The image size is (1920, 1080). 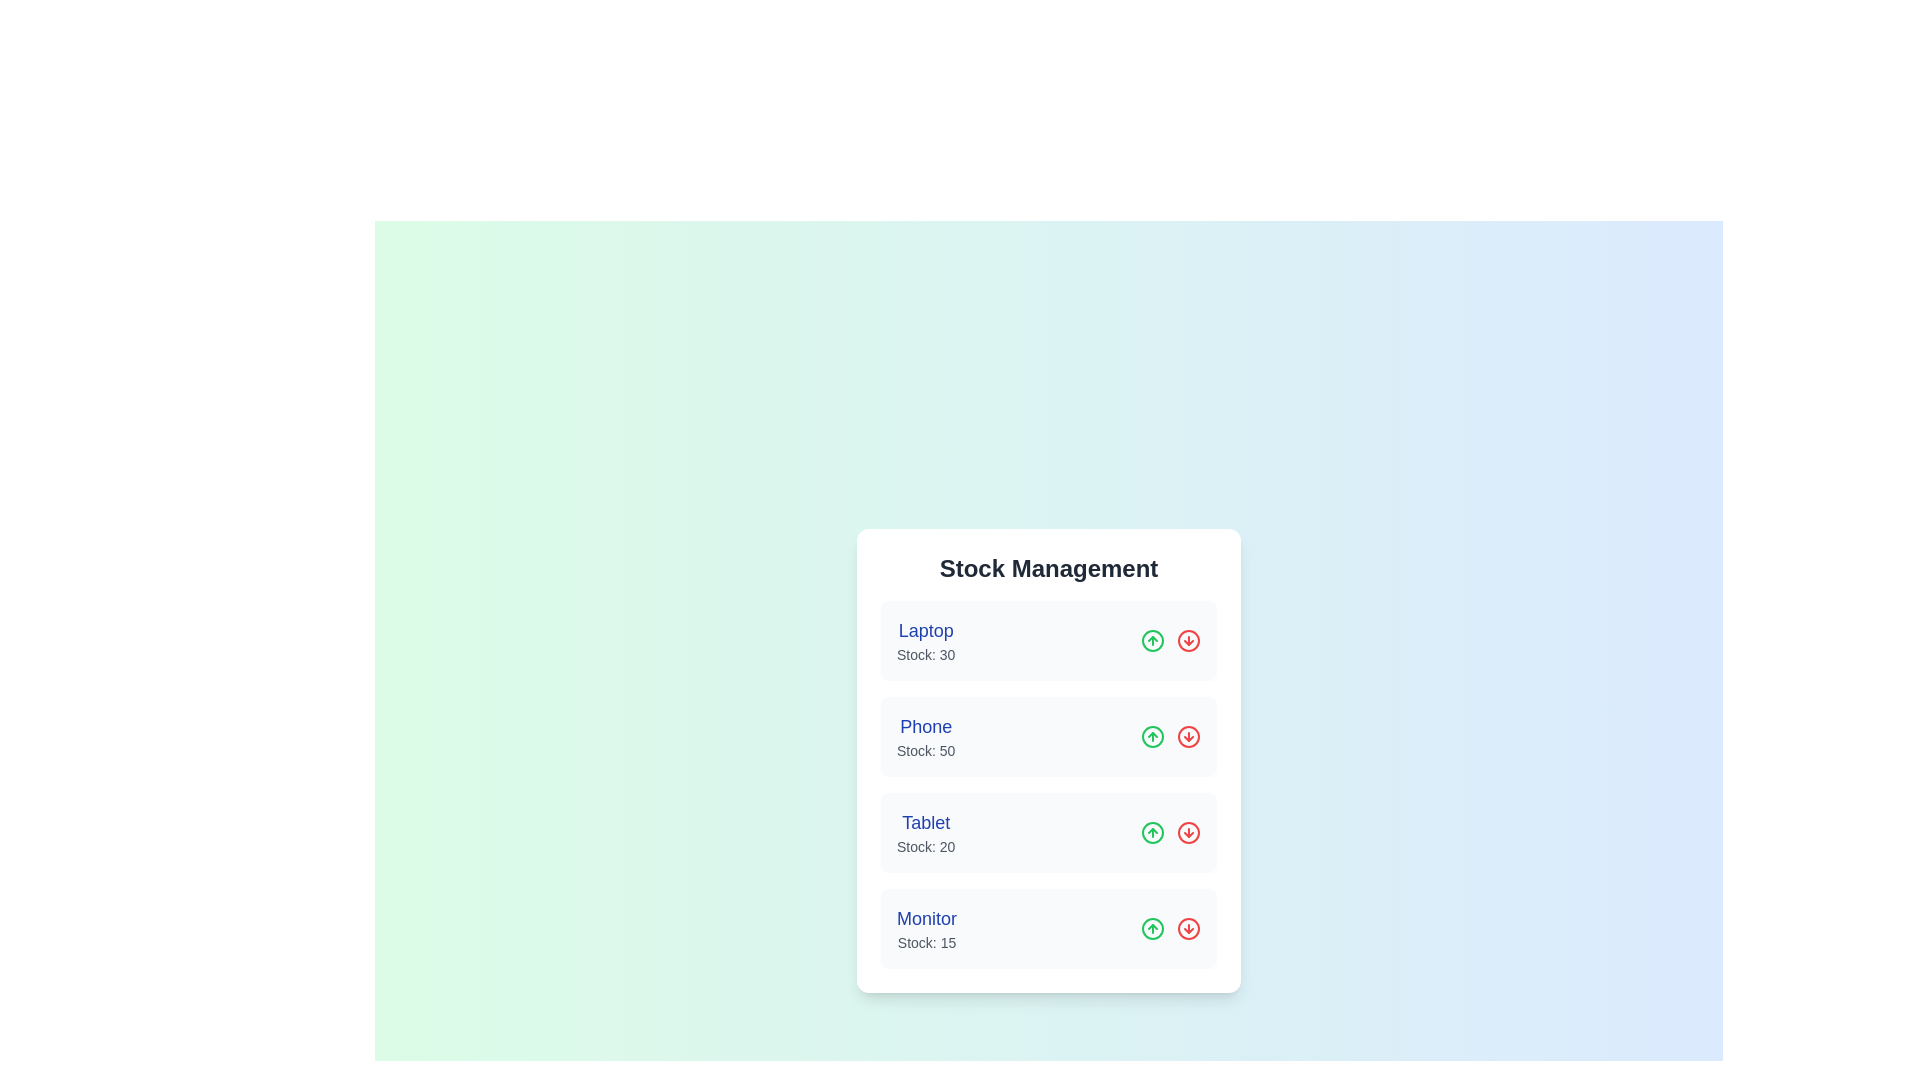 I want to click on the decrement icon for the product Tablet, so click(x=1189, y=833).